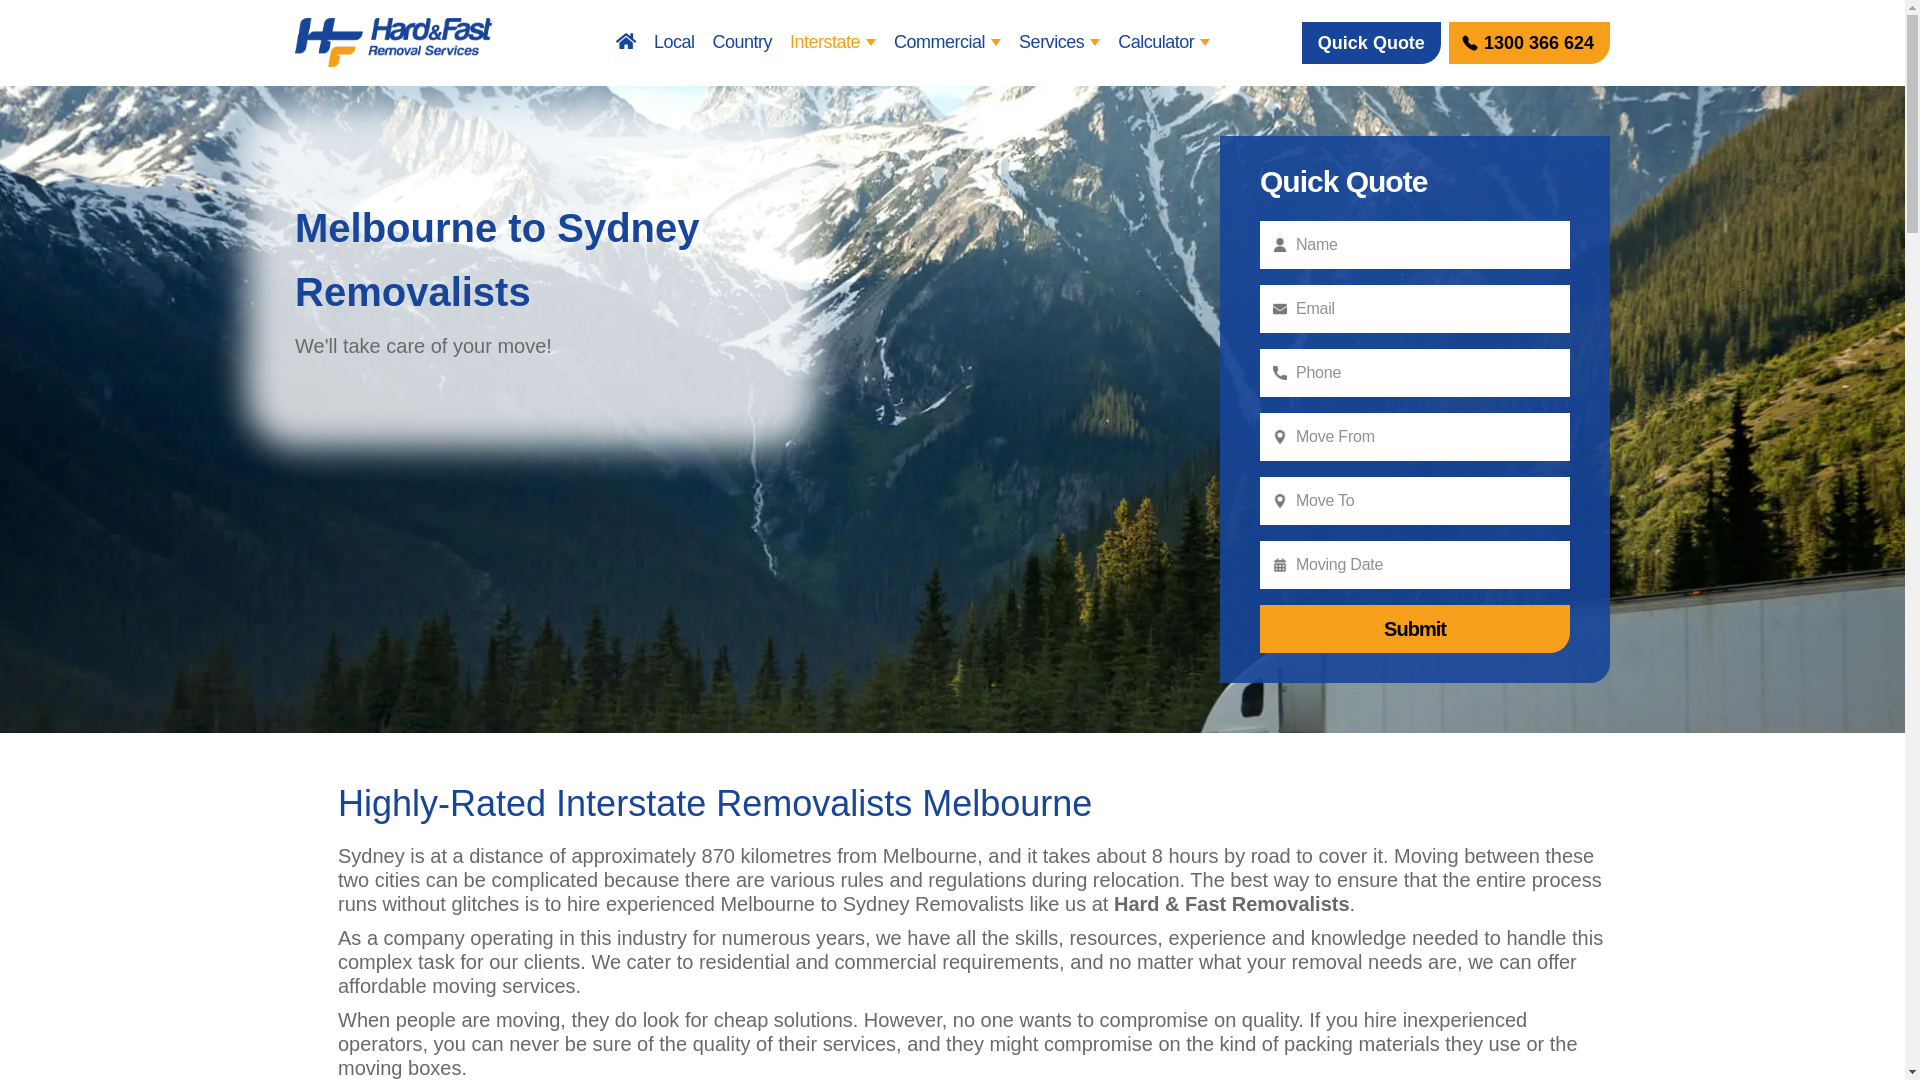  What do you see at coordinates (951, 408) in the screenshot?
I see `'Melbourne to Sydney Removalists'` at bounding box center [951, 408].